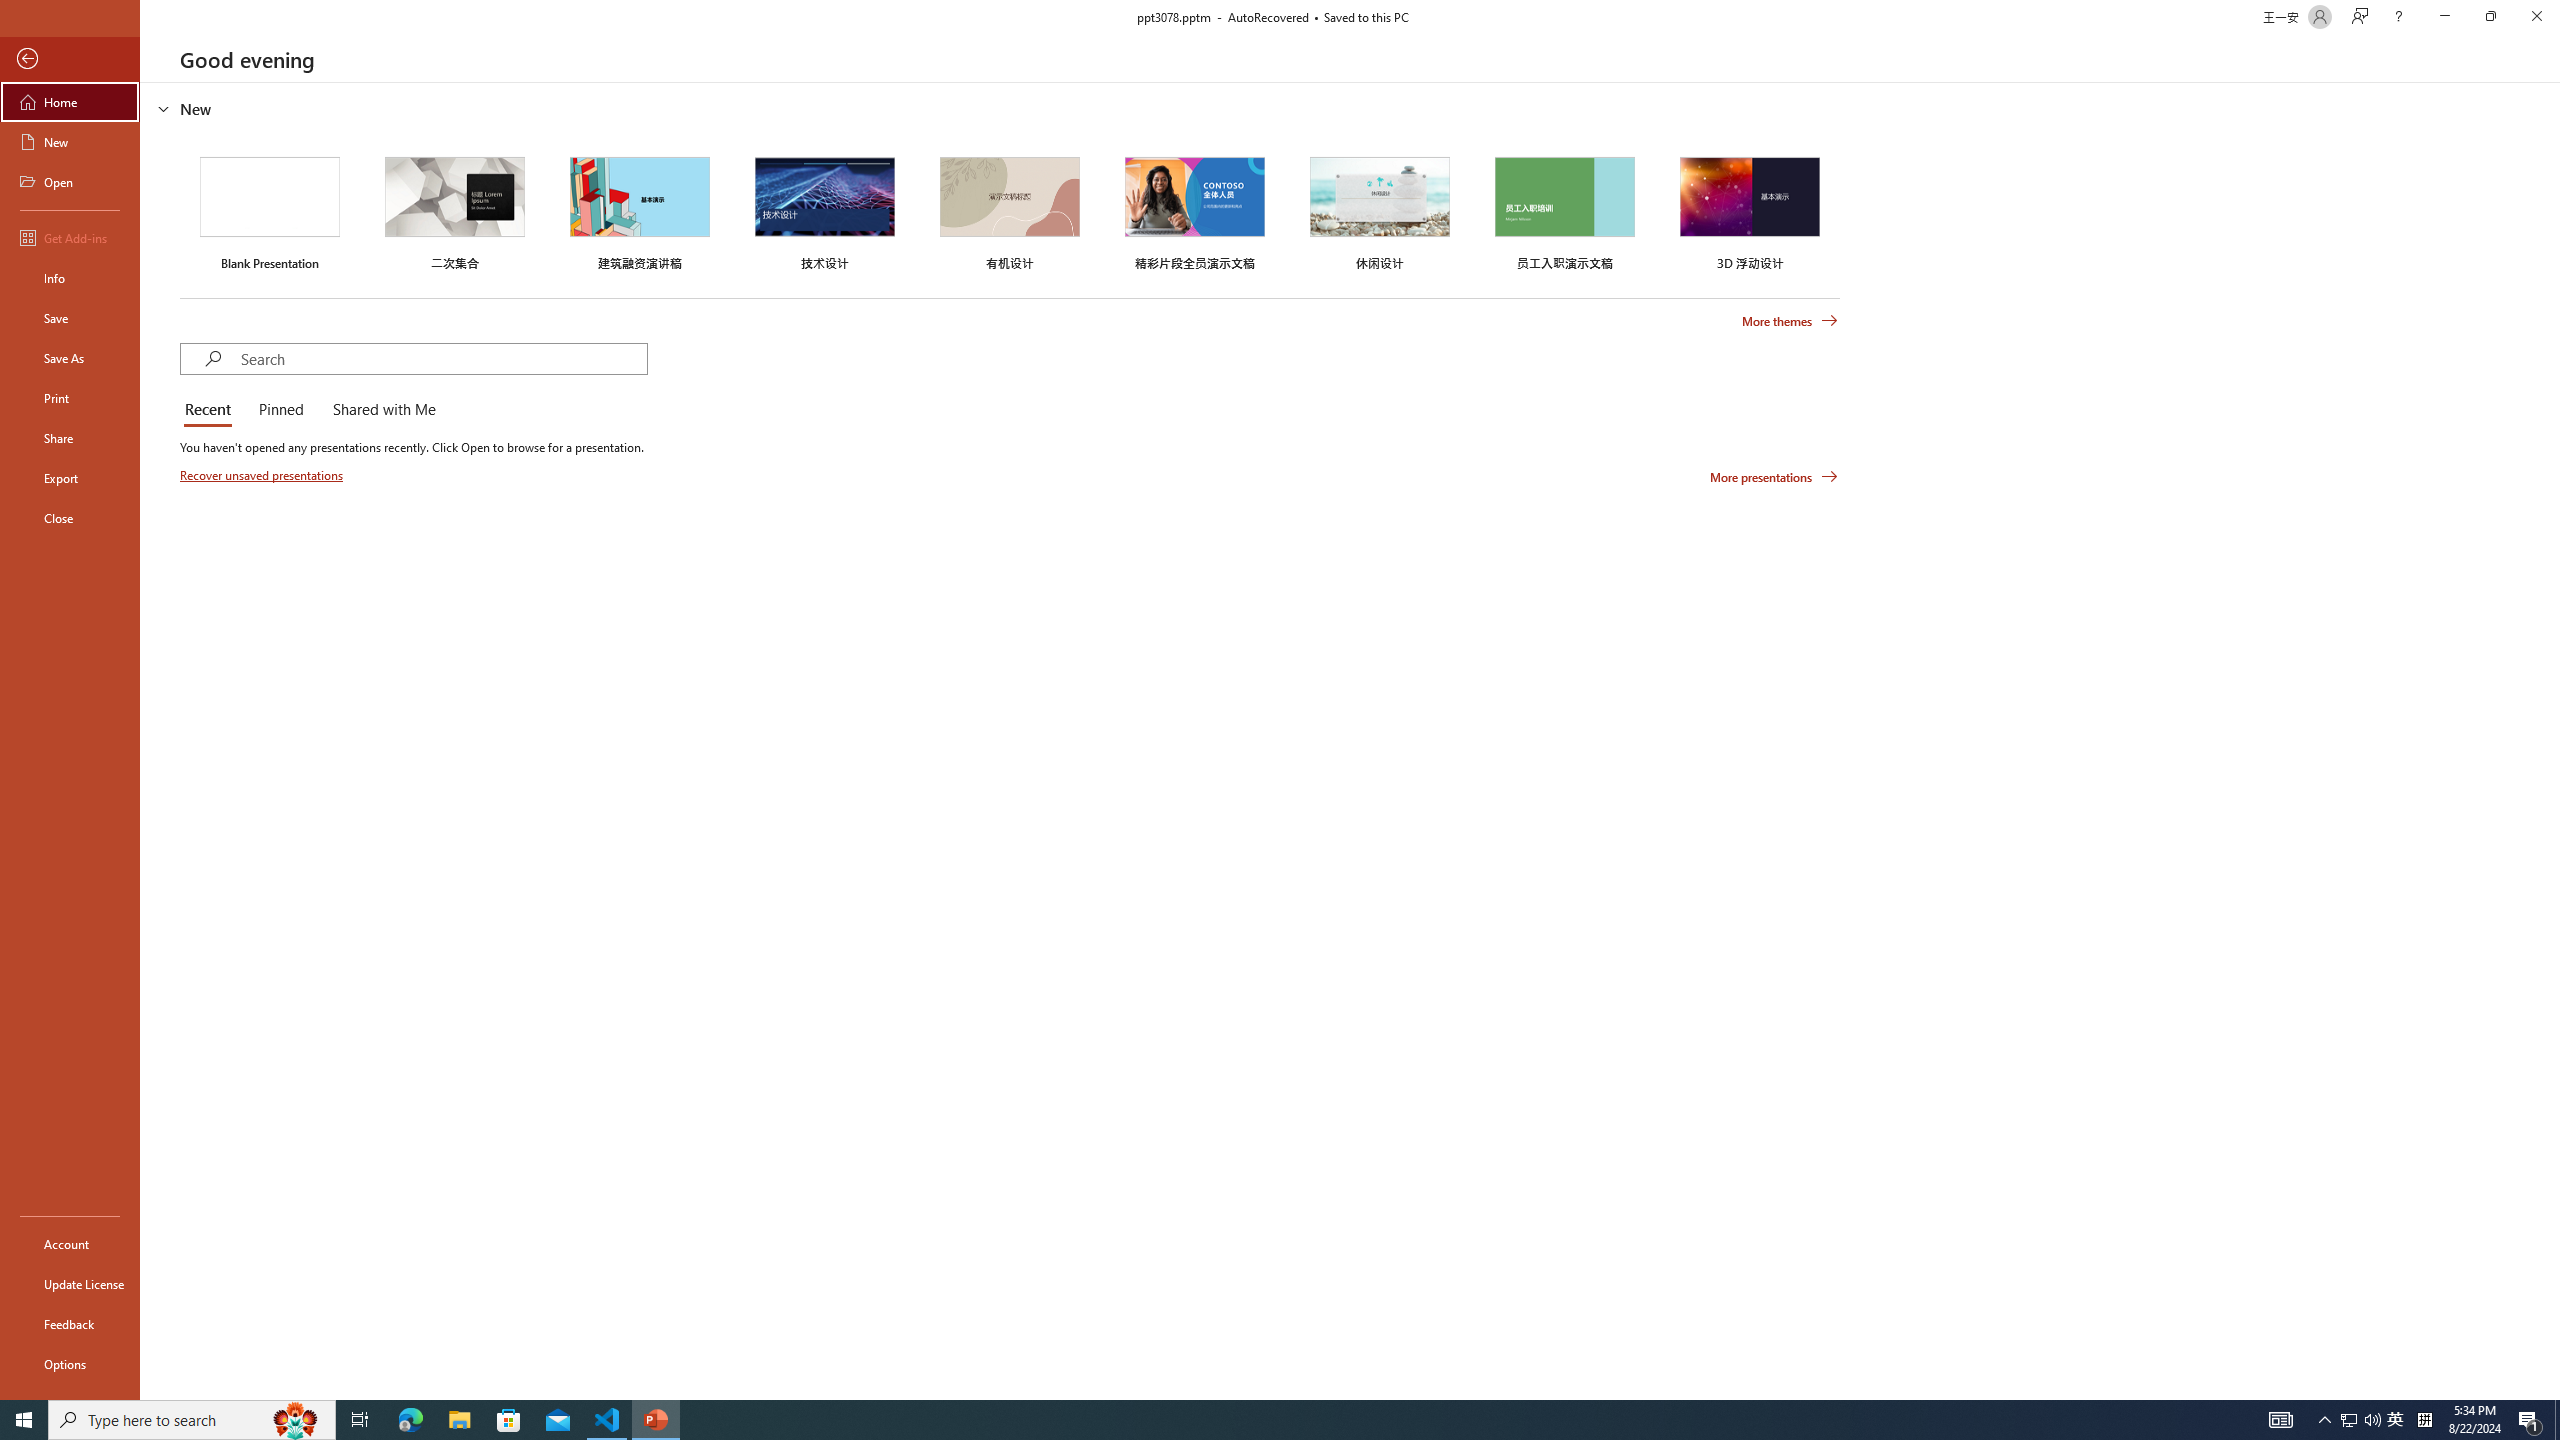 The image size is (2560, 1440). What do you see at coordinates (211, 410) in the screenshot?
I see `'Recent'` at bounding box center [211, 410].